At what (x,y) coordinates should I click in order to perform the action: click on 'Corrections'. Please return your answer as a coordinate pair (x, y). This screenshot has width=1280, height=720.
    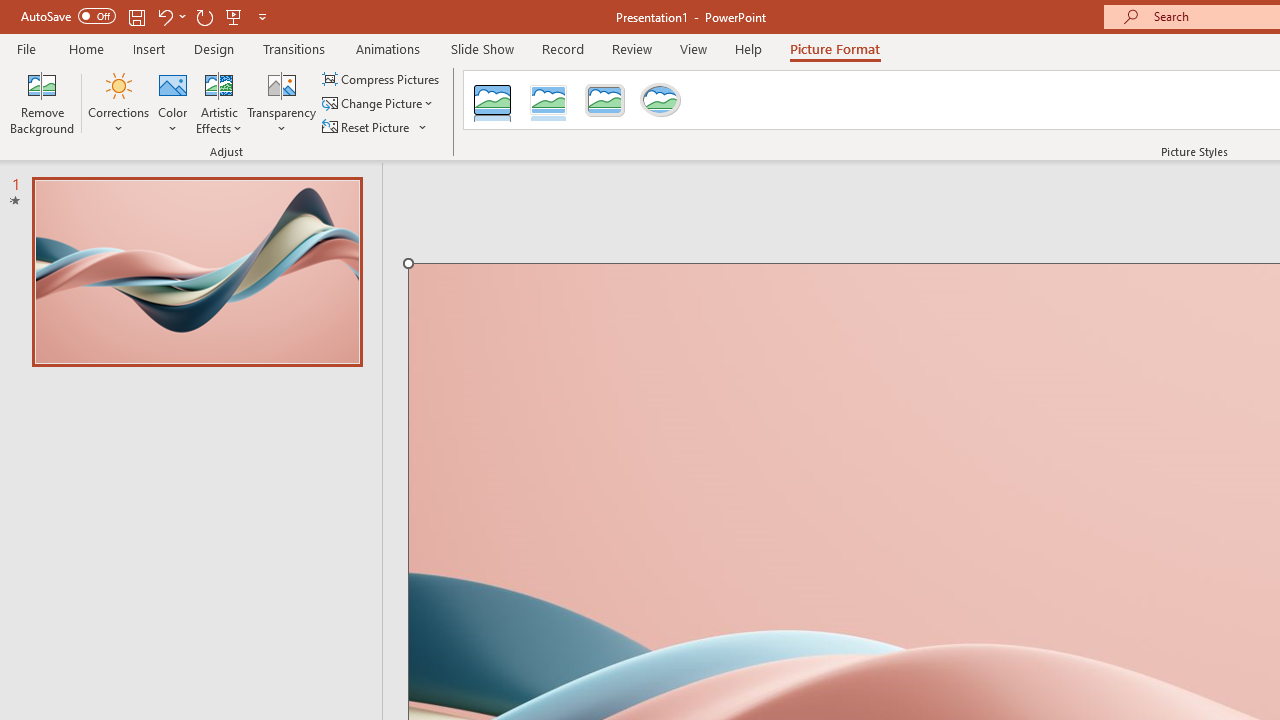
    Looking at the image, I should click on (118, 103).